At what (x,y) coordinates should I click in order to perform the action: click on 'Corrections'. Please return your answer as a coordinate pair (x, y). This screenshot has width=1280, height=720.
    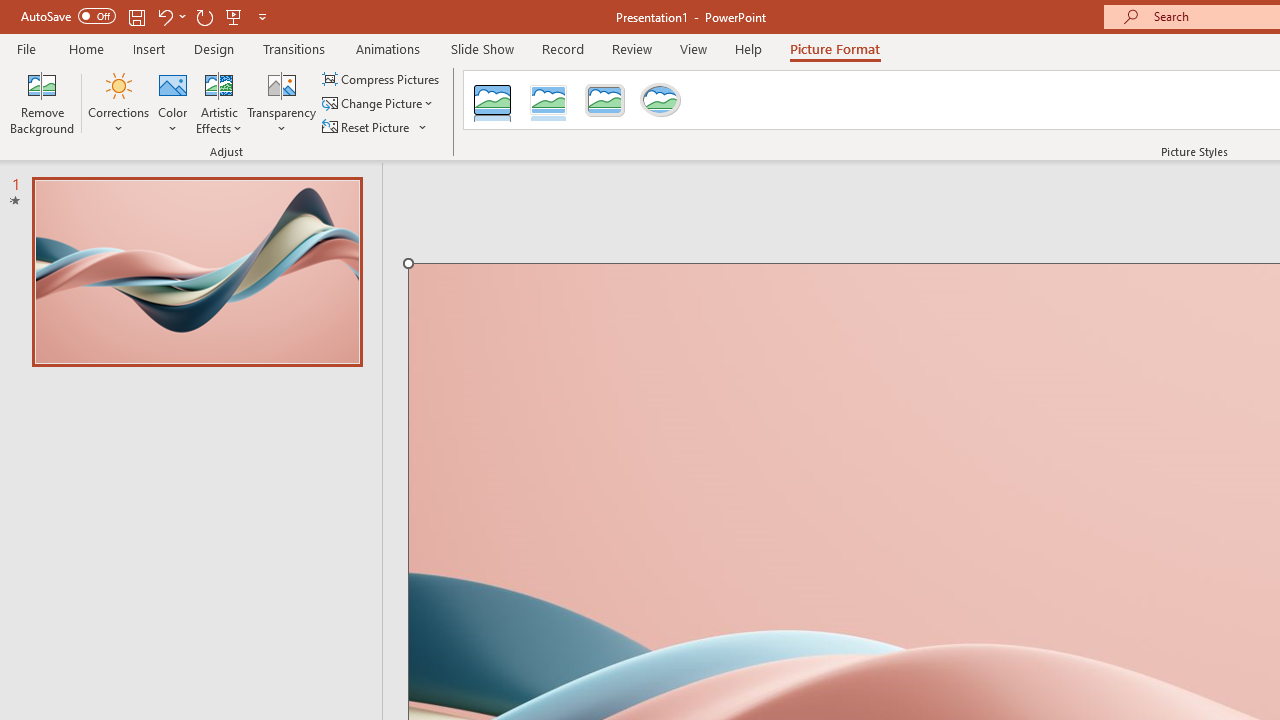
    Looking at the image, I should click on (118, 103).